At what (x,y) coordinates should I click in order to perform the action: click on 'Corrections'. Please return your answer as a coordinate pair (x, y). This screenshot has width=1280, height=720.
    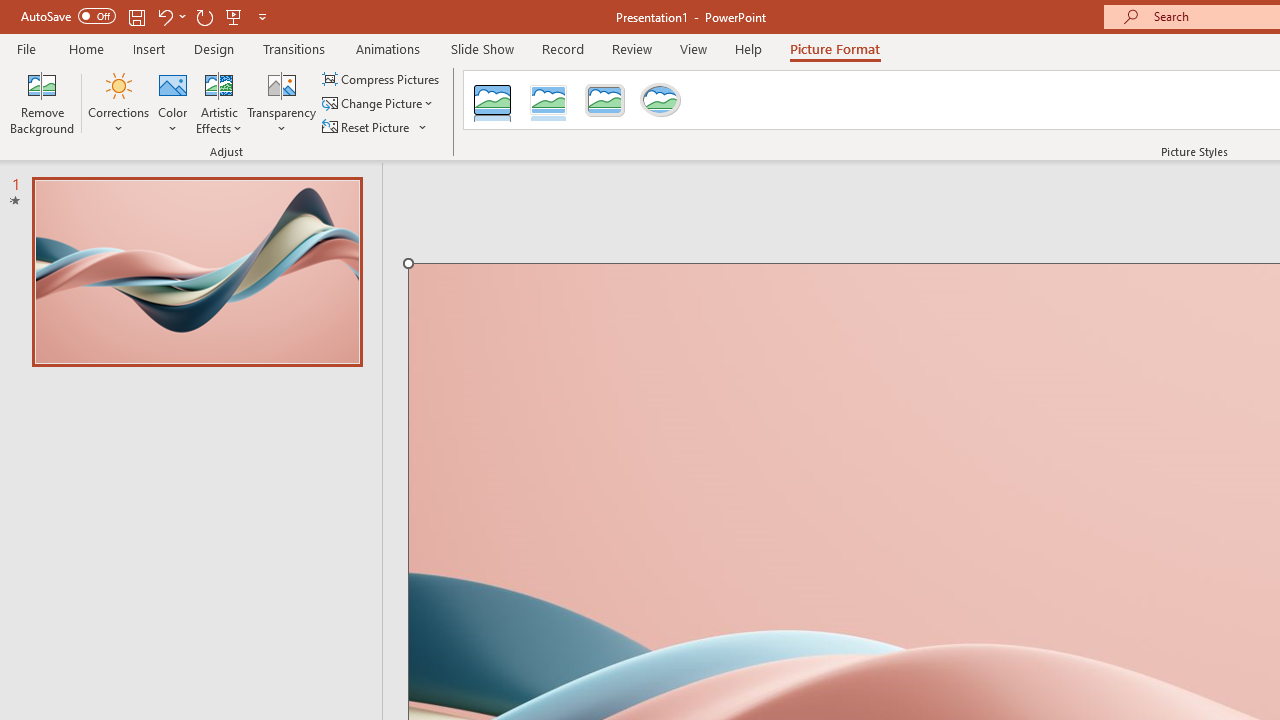
    Looking at the image, I should click on (118, 103).